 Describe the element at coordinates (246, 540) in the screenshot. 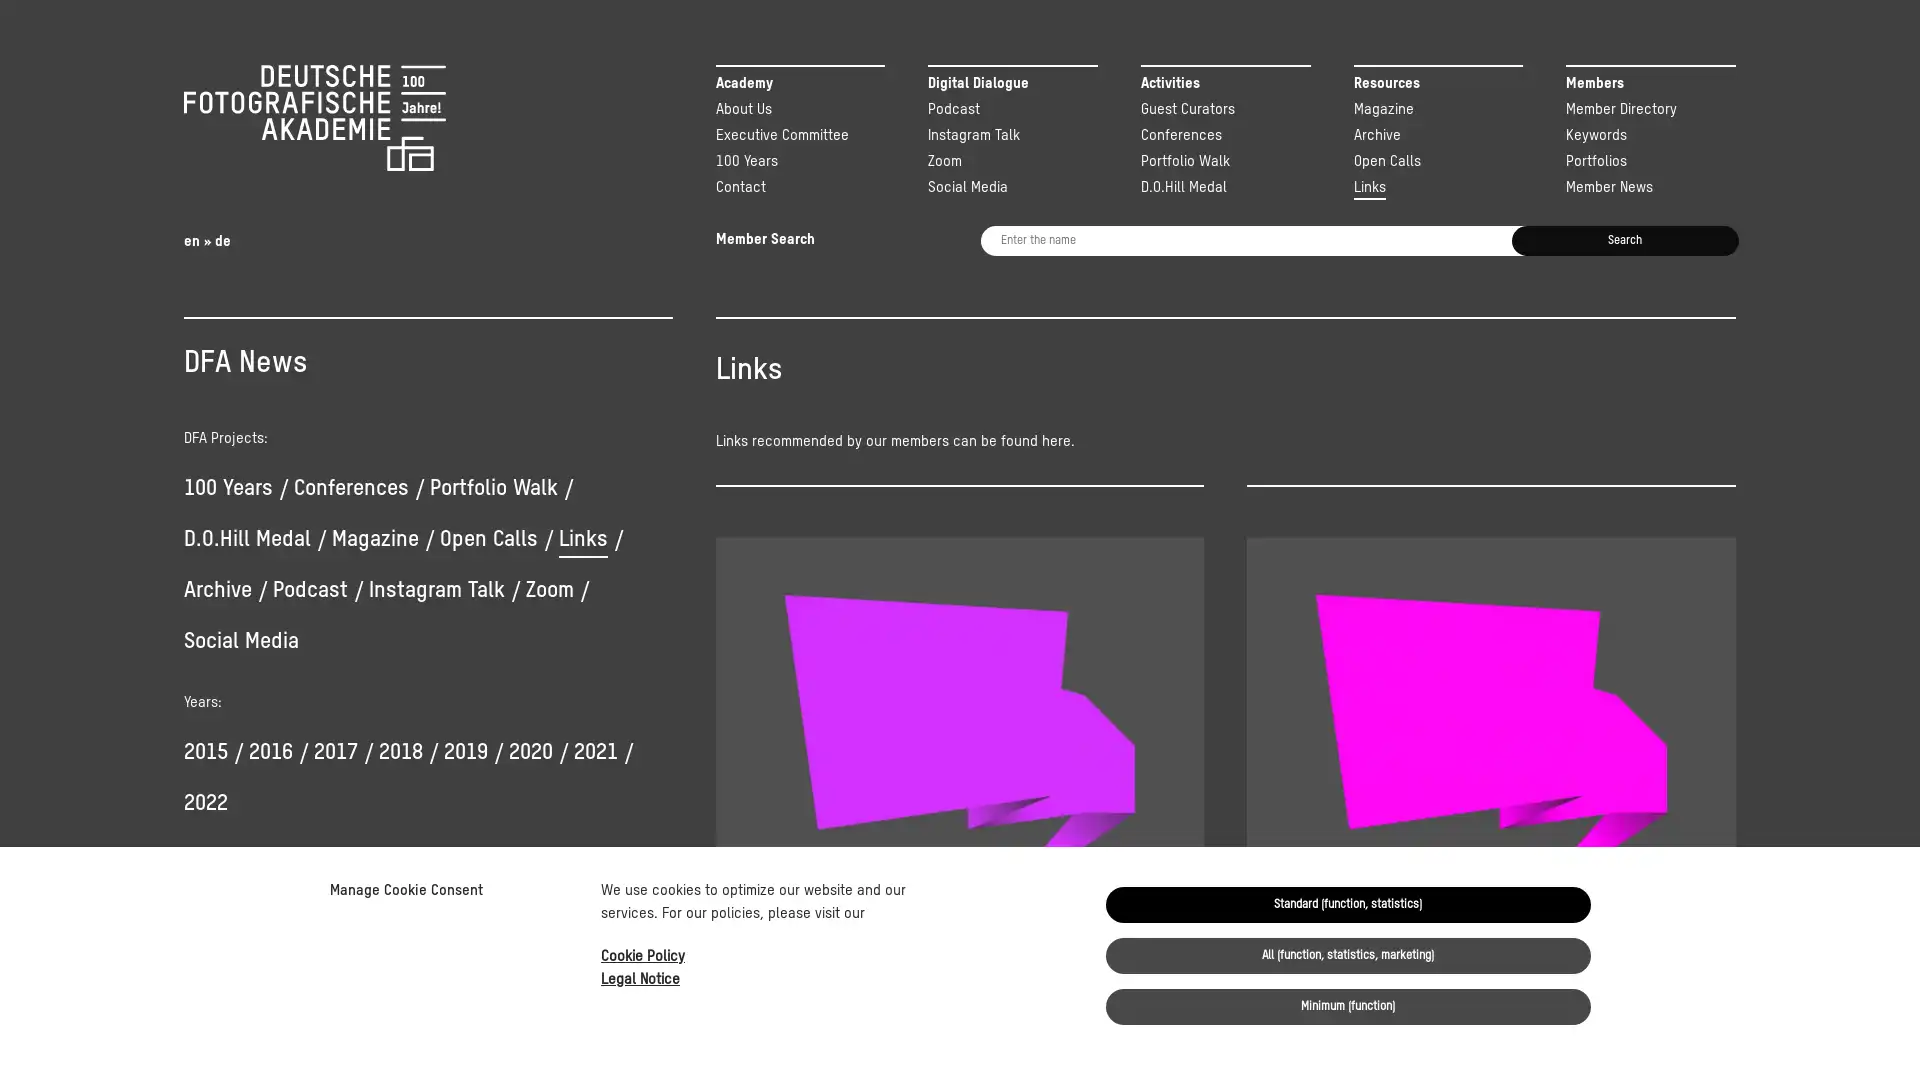

I see `D.O.Hill Medal` at that location.